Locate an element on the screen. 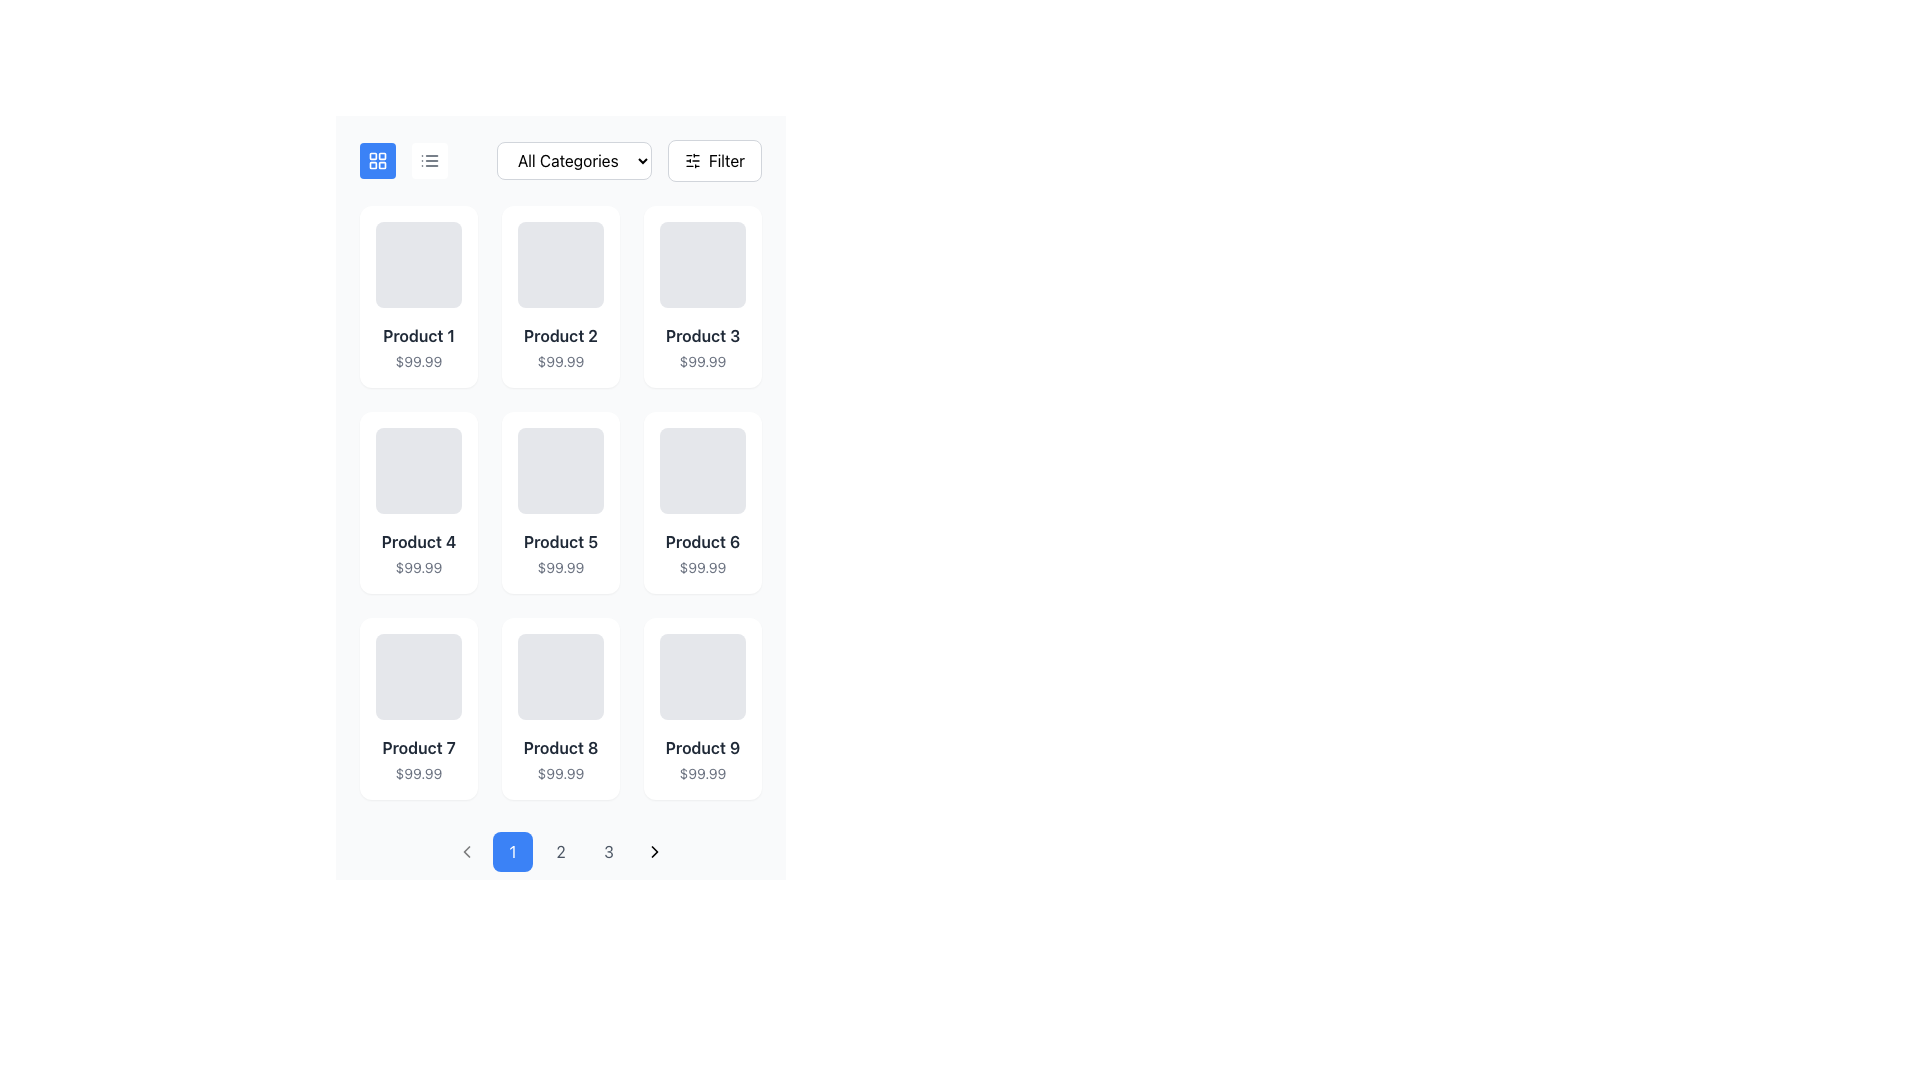  the text block that presents the title and price of a product, located in the central column of the grid layout on the second row beneath the image area is located at coordinates (560, 554).